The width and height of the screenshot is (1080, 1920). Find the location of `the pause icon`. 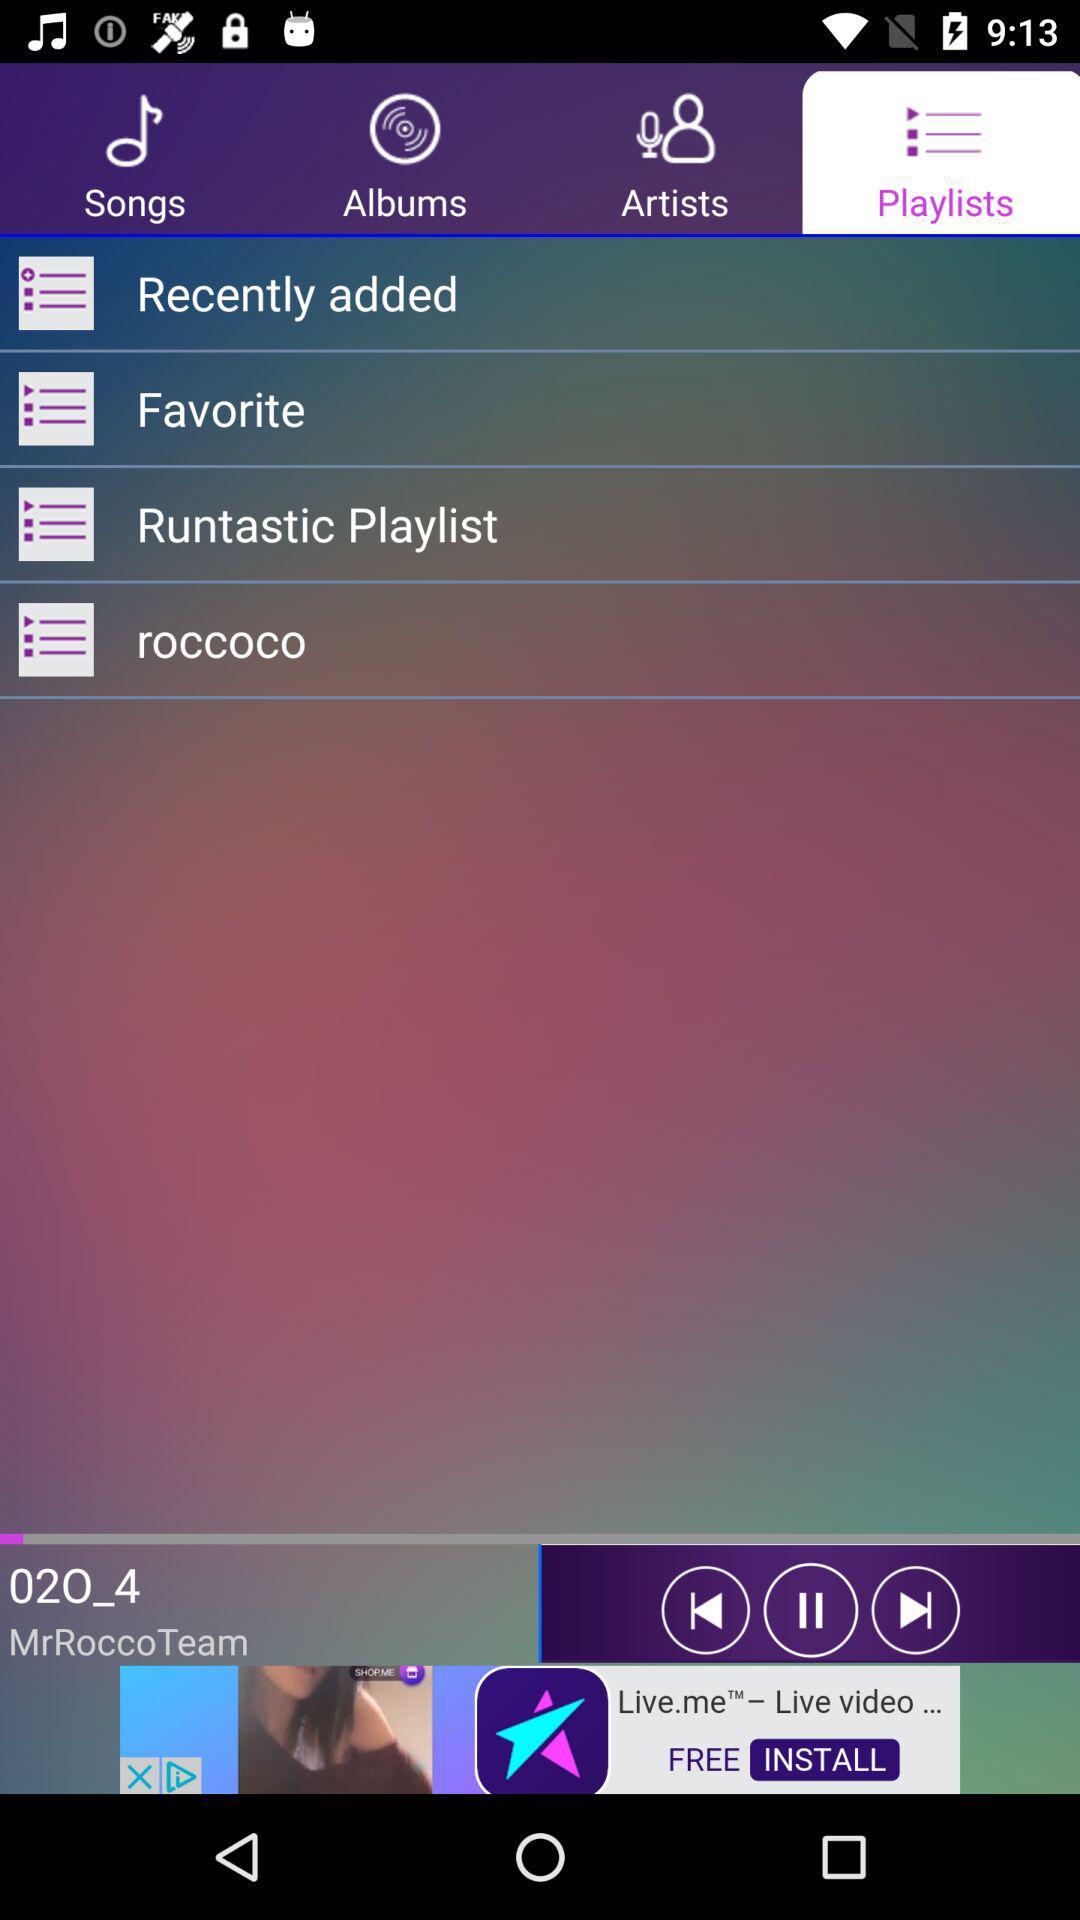

the pause icon is located at coordinates (810, 1610).